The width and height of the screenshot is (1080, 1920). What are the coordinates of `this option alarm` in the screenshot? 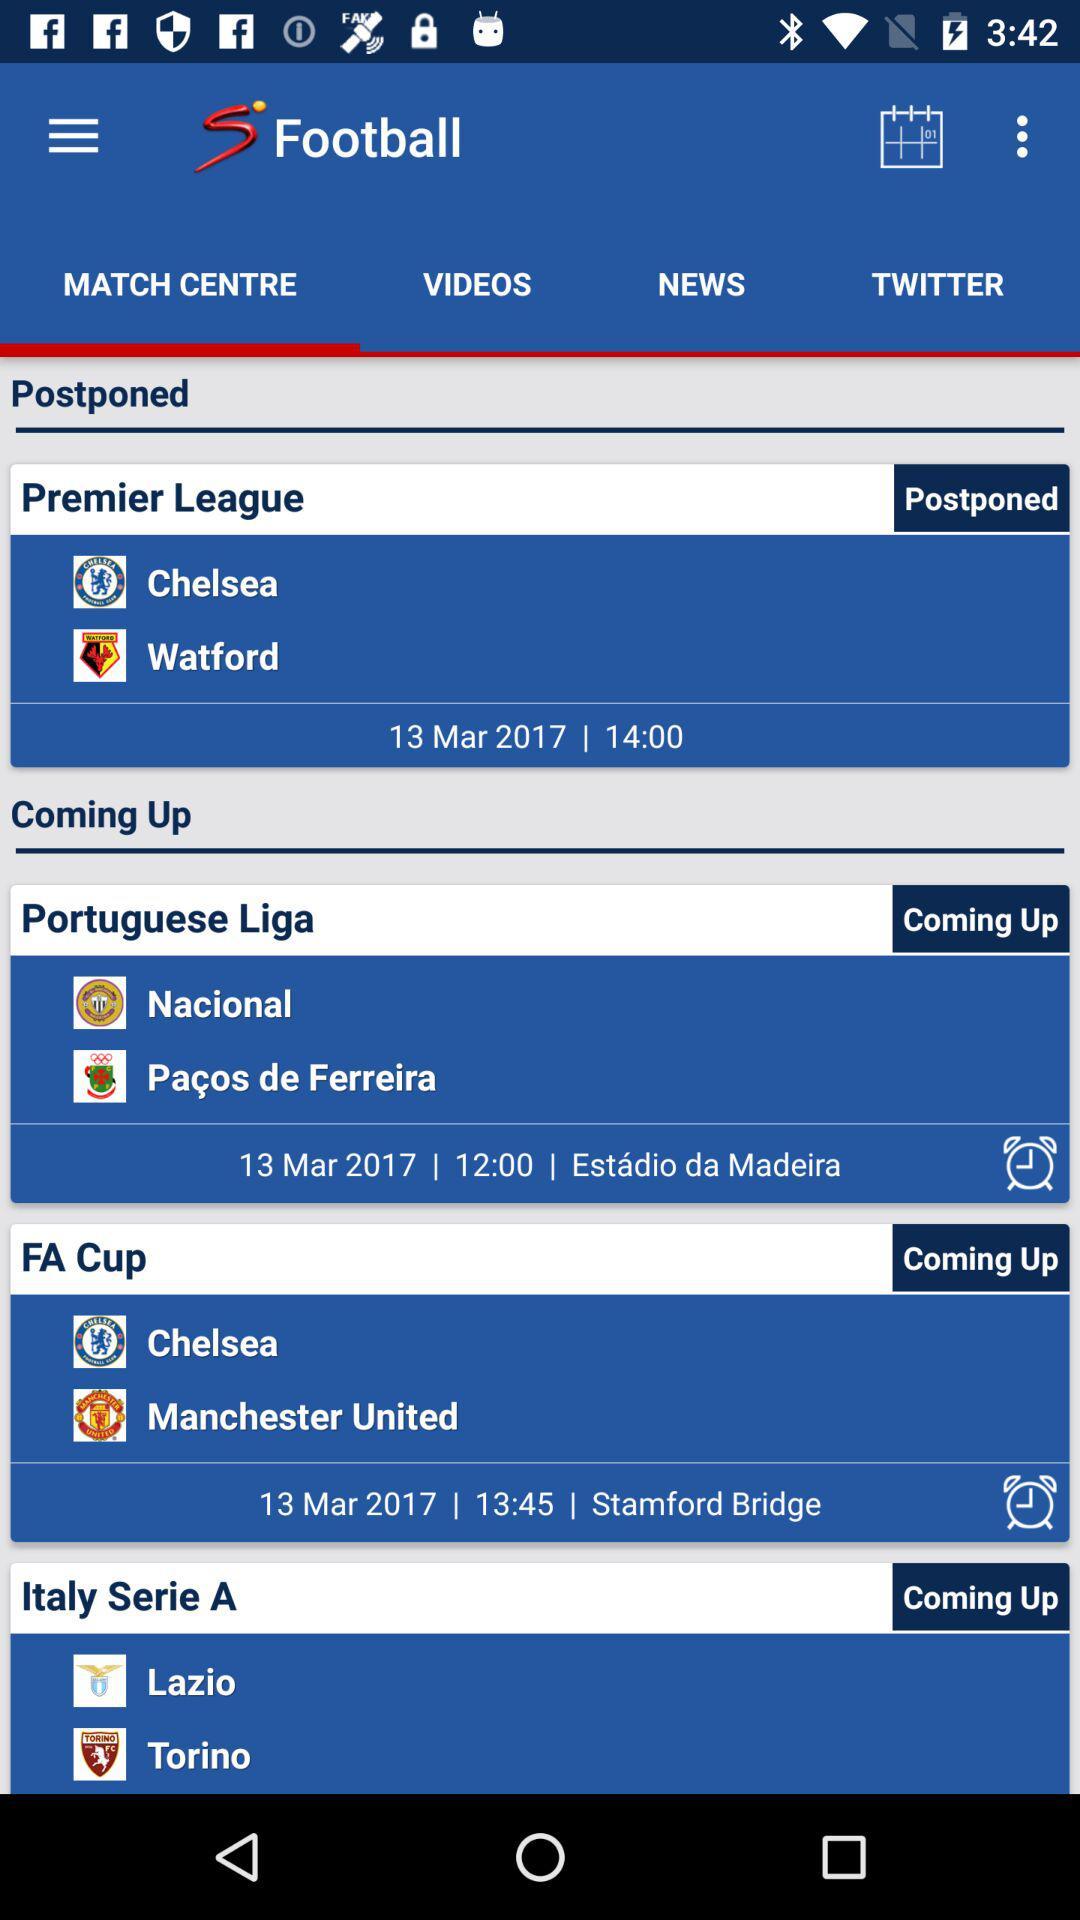 It's located at (1030, 1163).